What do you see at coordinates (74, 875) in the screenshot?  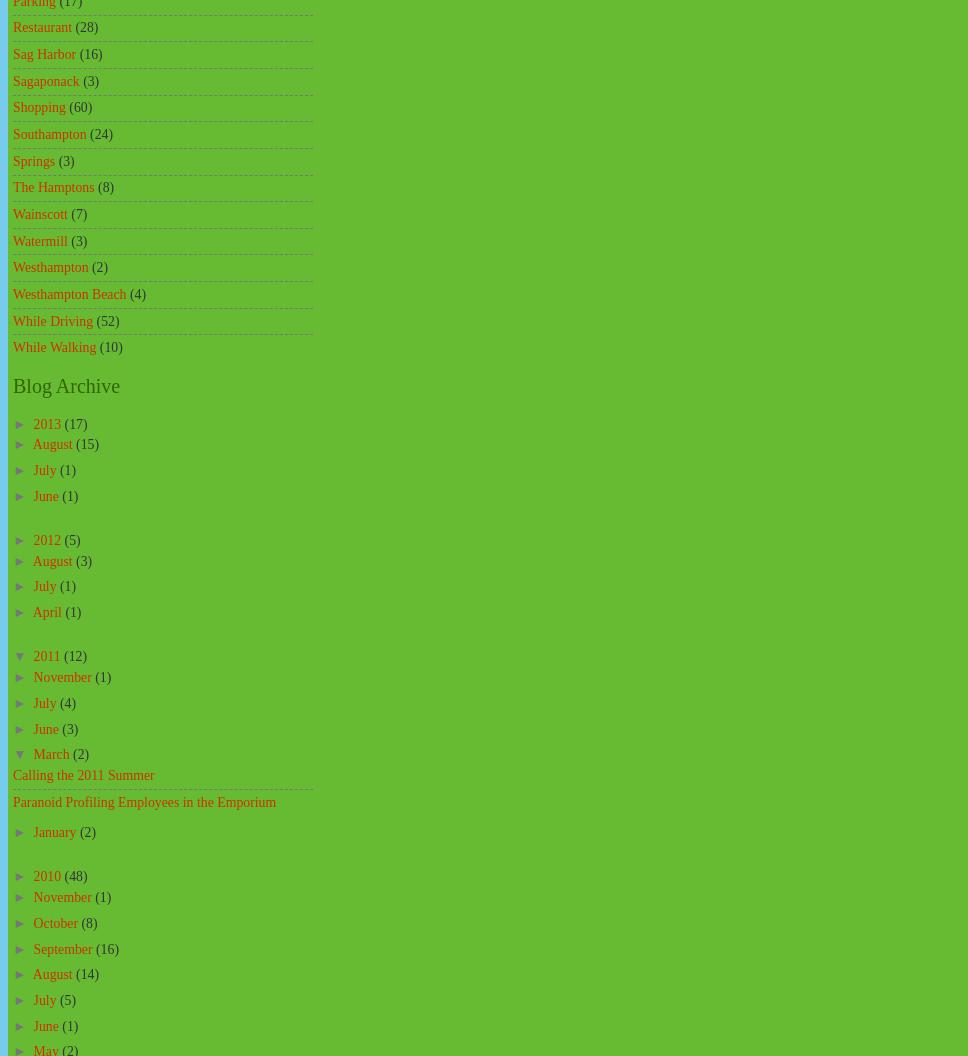 I see `'(48)'` at bounding box center [74, 875].